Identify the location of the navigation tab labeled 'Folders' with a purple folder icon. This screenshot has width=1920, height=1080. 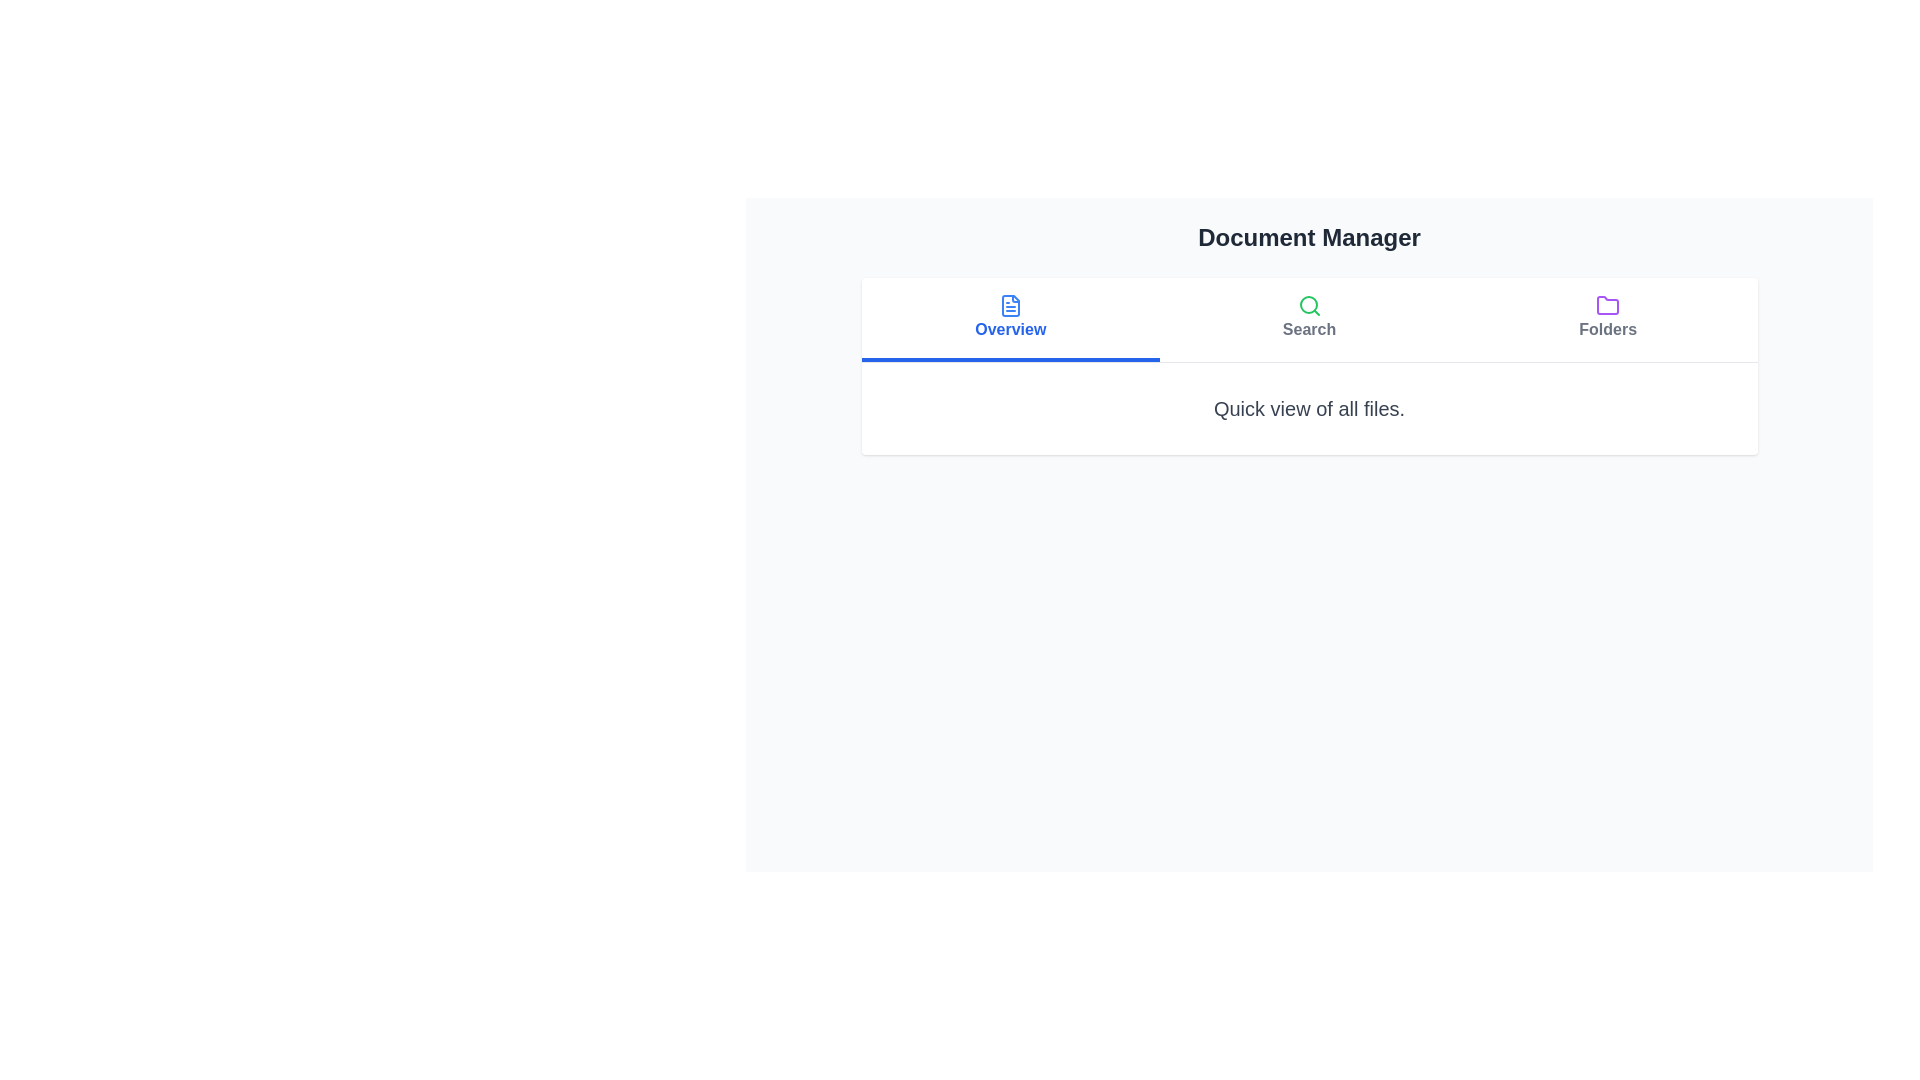
(1608, 319).